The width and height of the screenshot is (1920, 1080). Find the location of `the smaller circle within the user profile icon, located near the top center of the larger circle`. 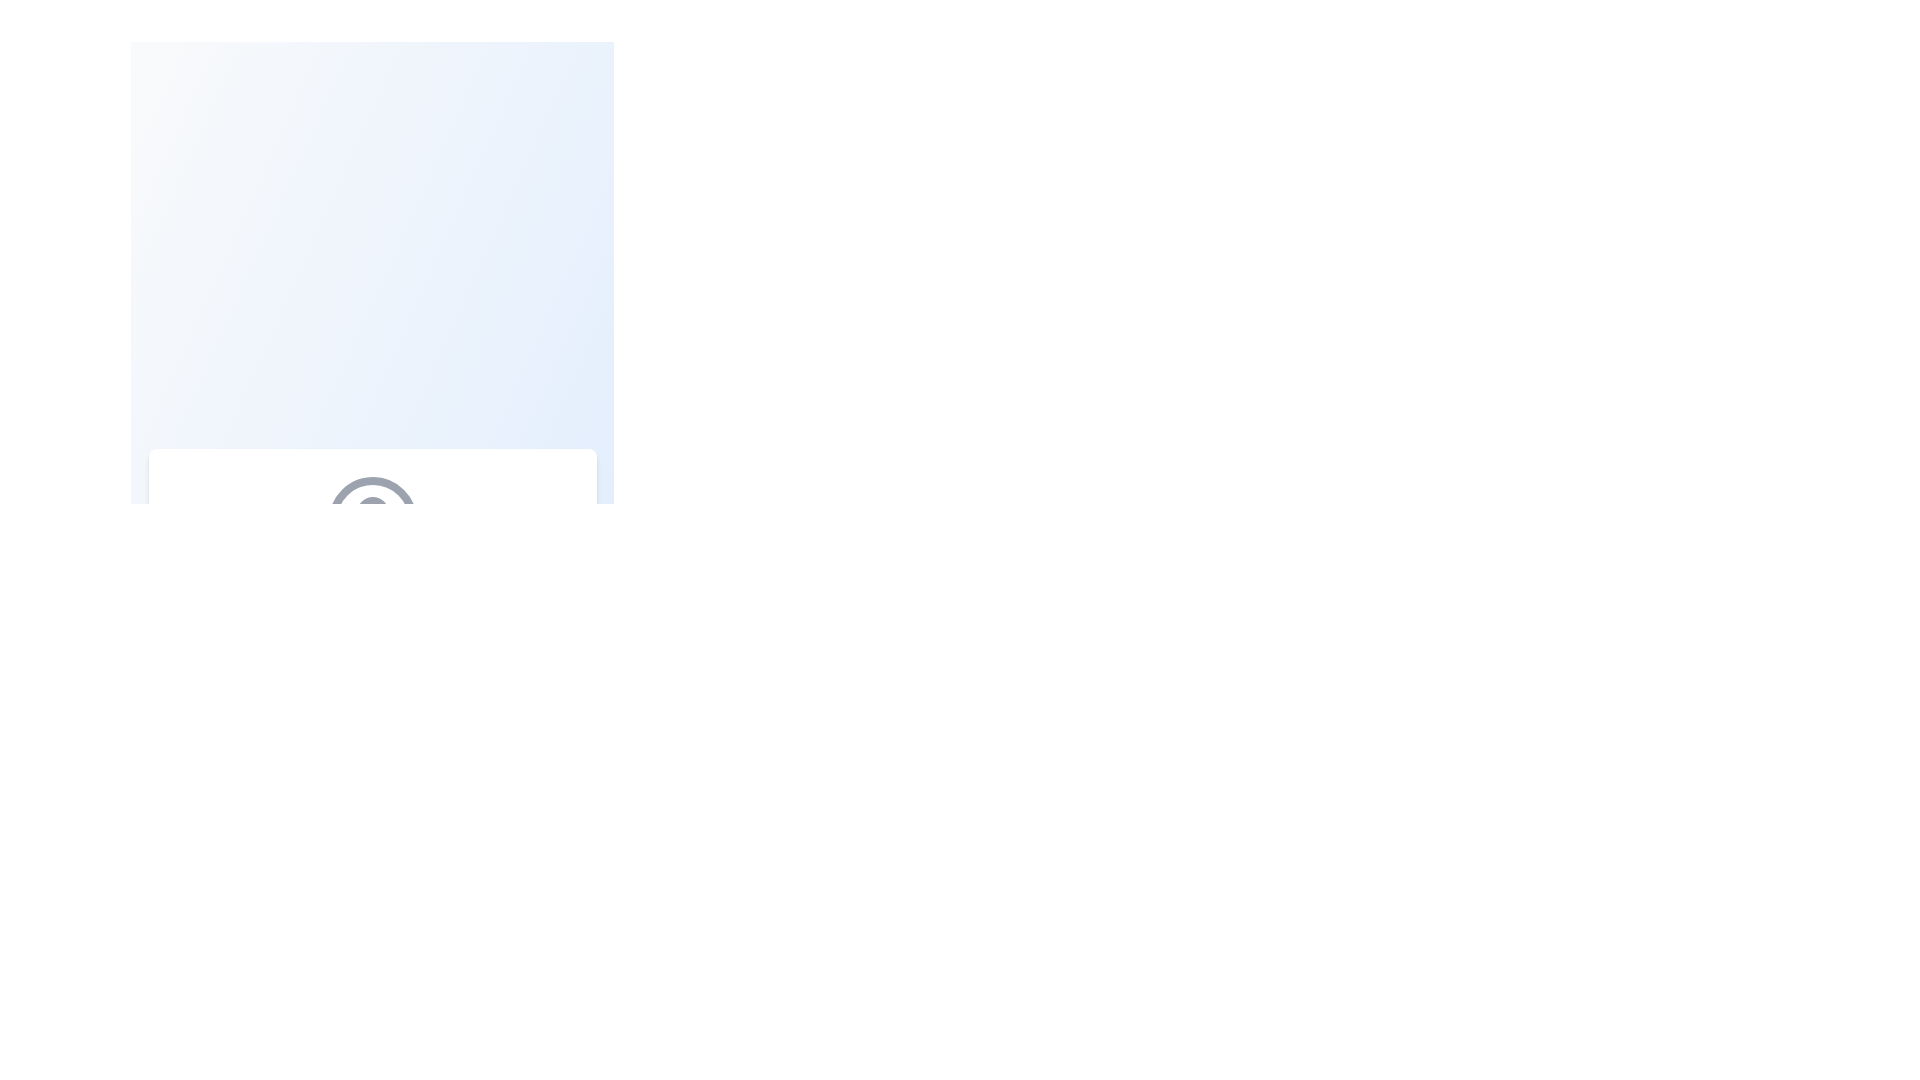

the smaller circle within the user profile icon, located near the top center of the larger circle is located at coordinates (372, 512).